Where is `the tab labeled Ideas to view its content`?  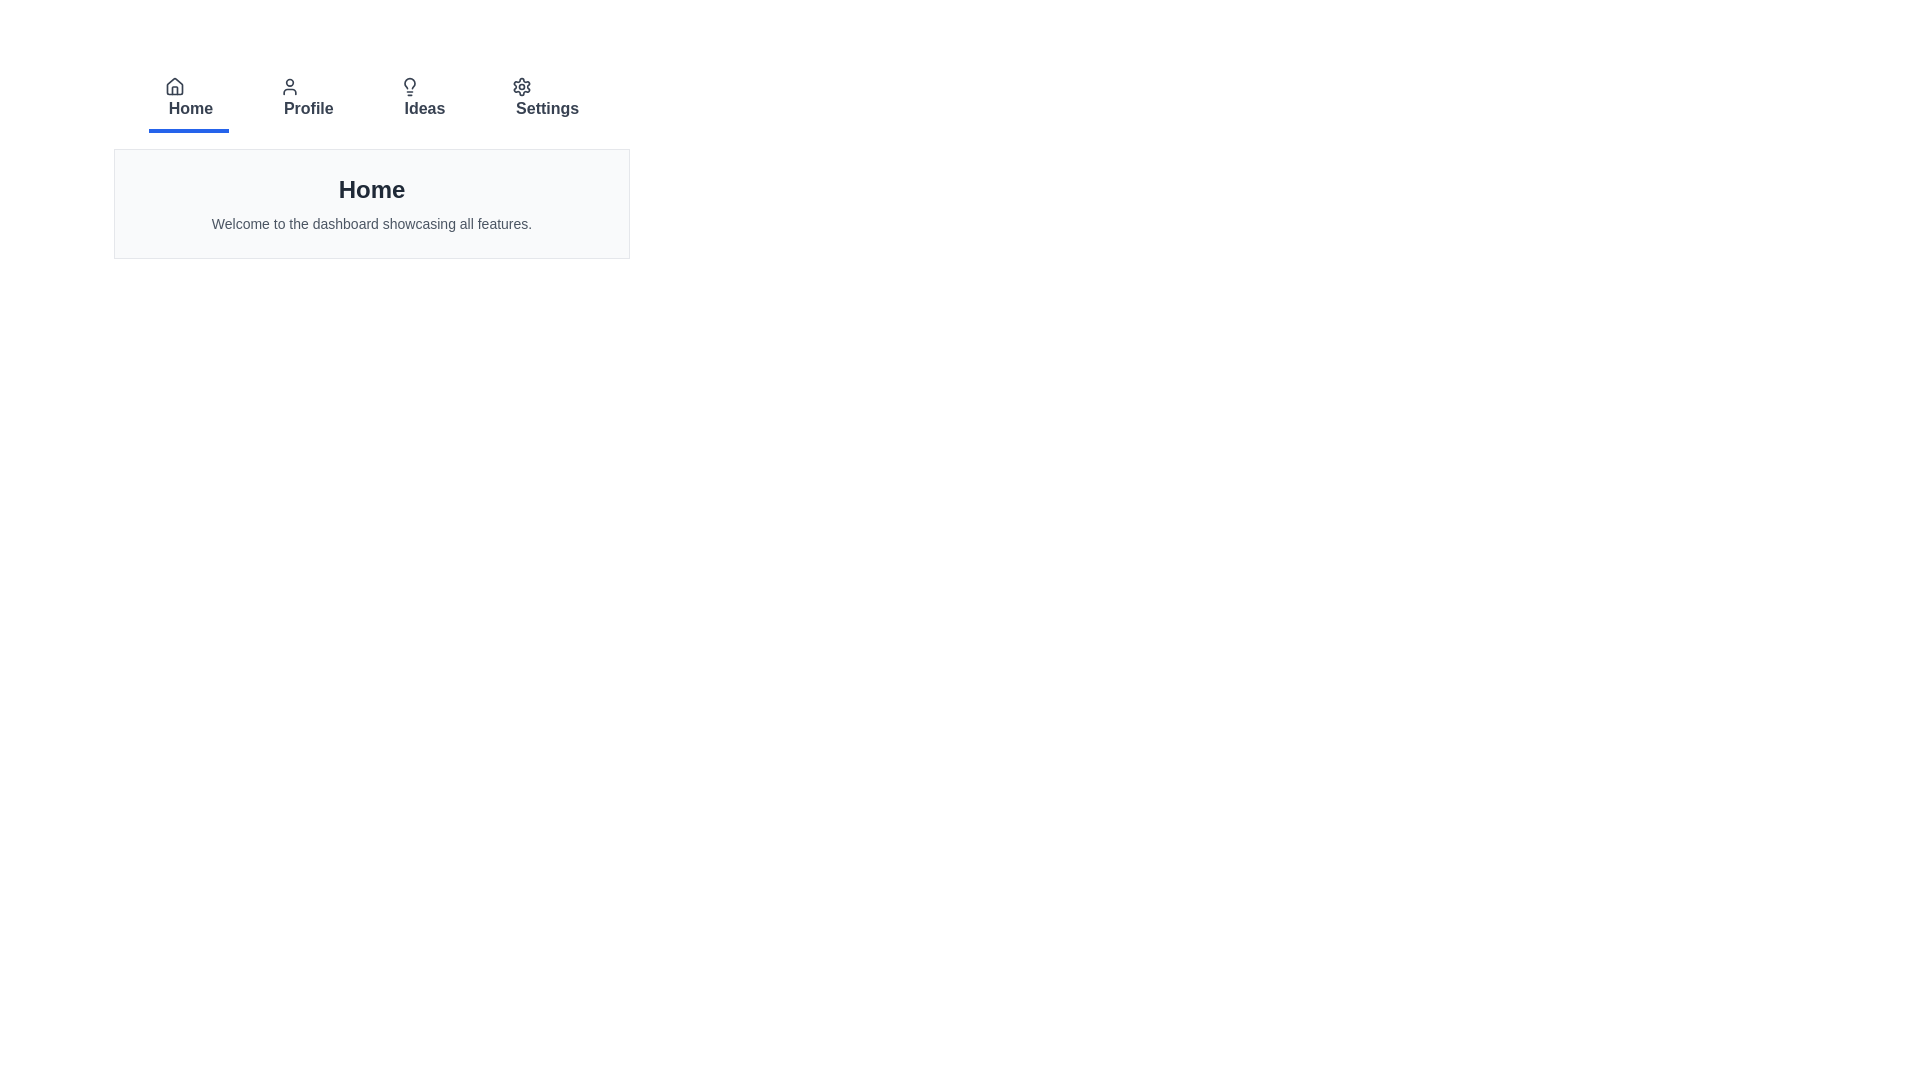 the tab labeled Ideas to view its content is located at coordinates (421, 100).